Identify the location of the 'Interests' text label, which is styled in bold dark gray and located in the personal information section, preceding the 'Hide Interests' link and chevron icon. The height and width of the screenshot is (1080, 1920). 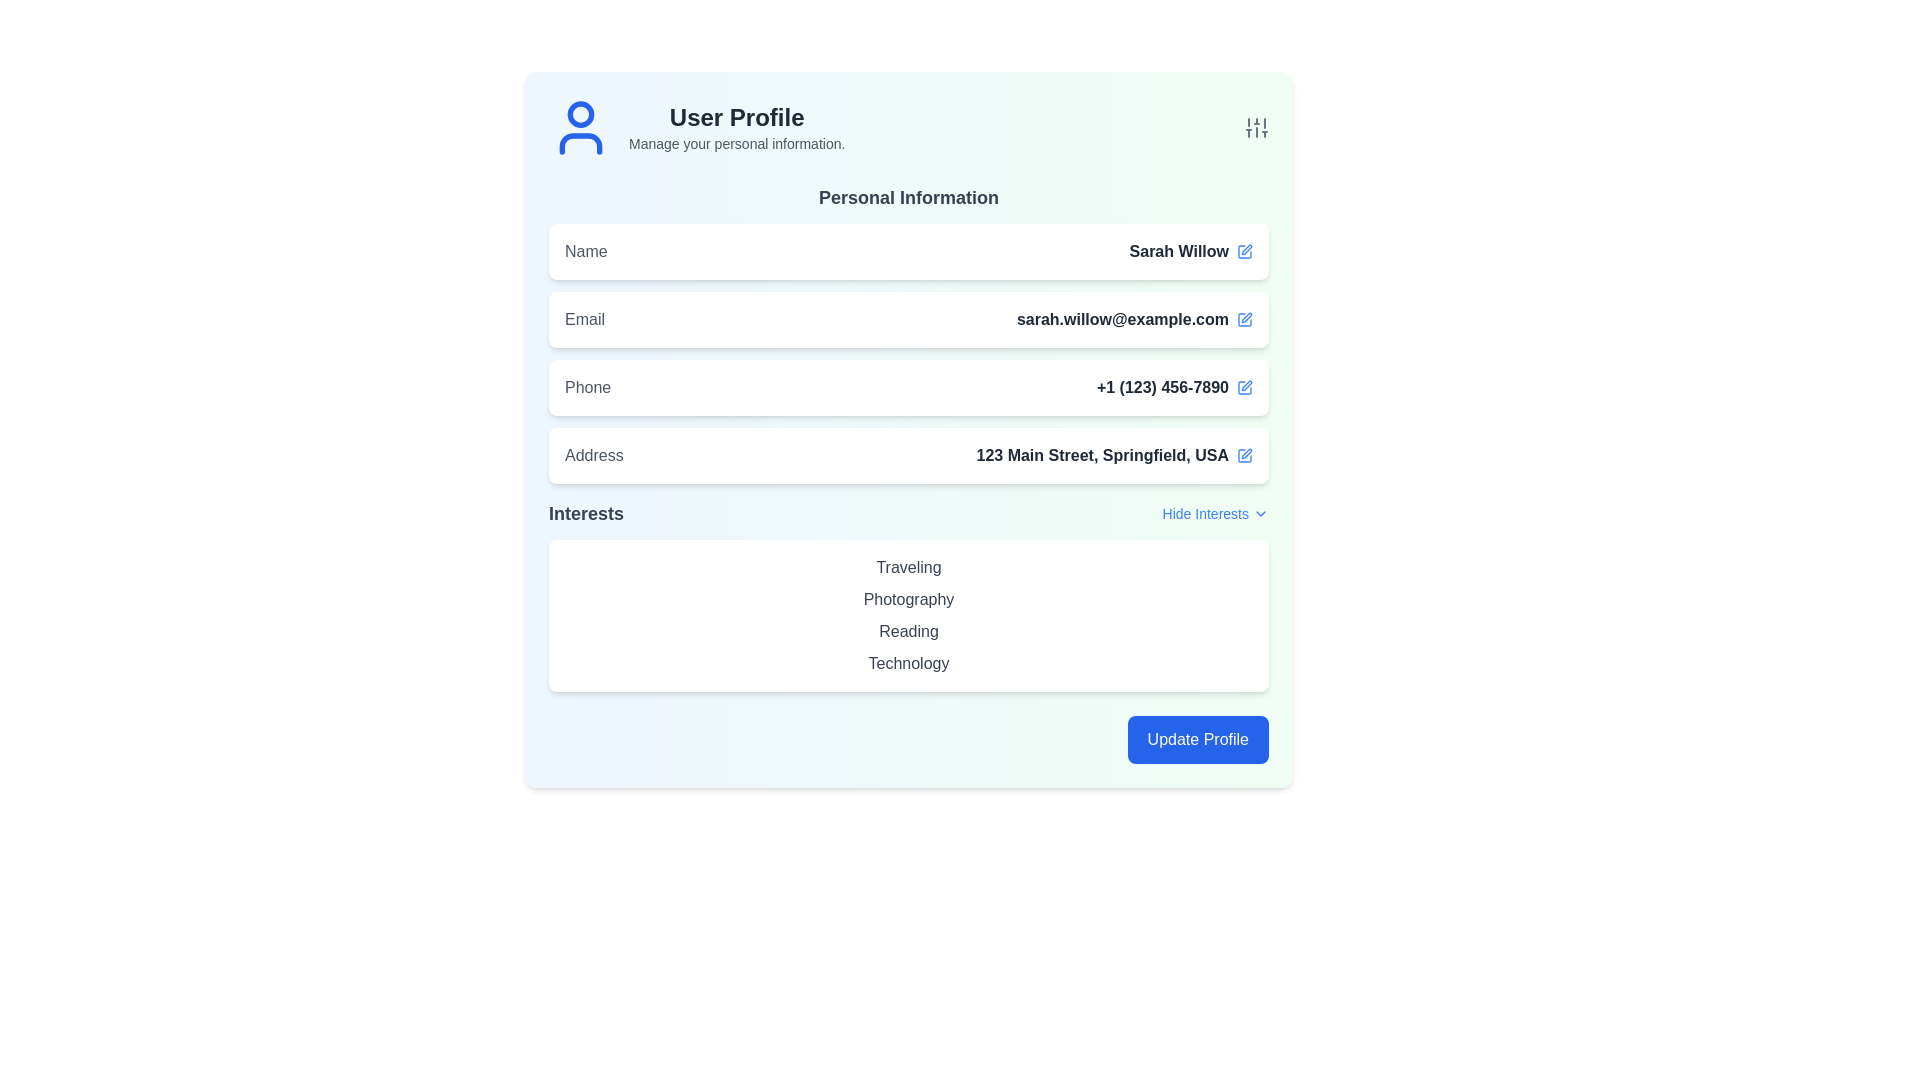
(585, 512).